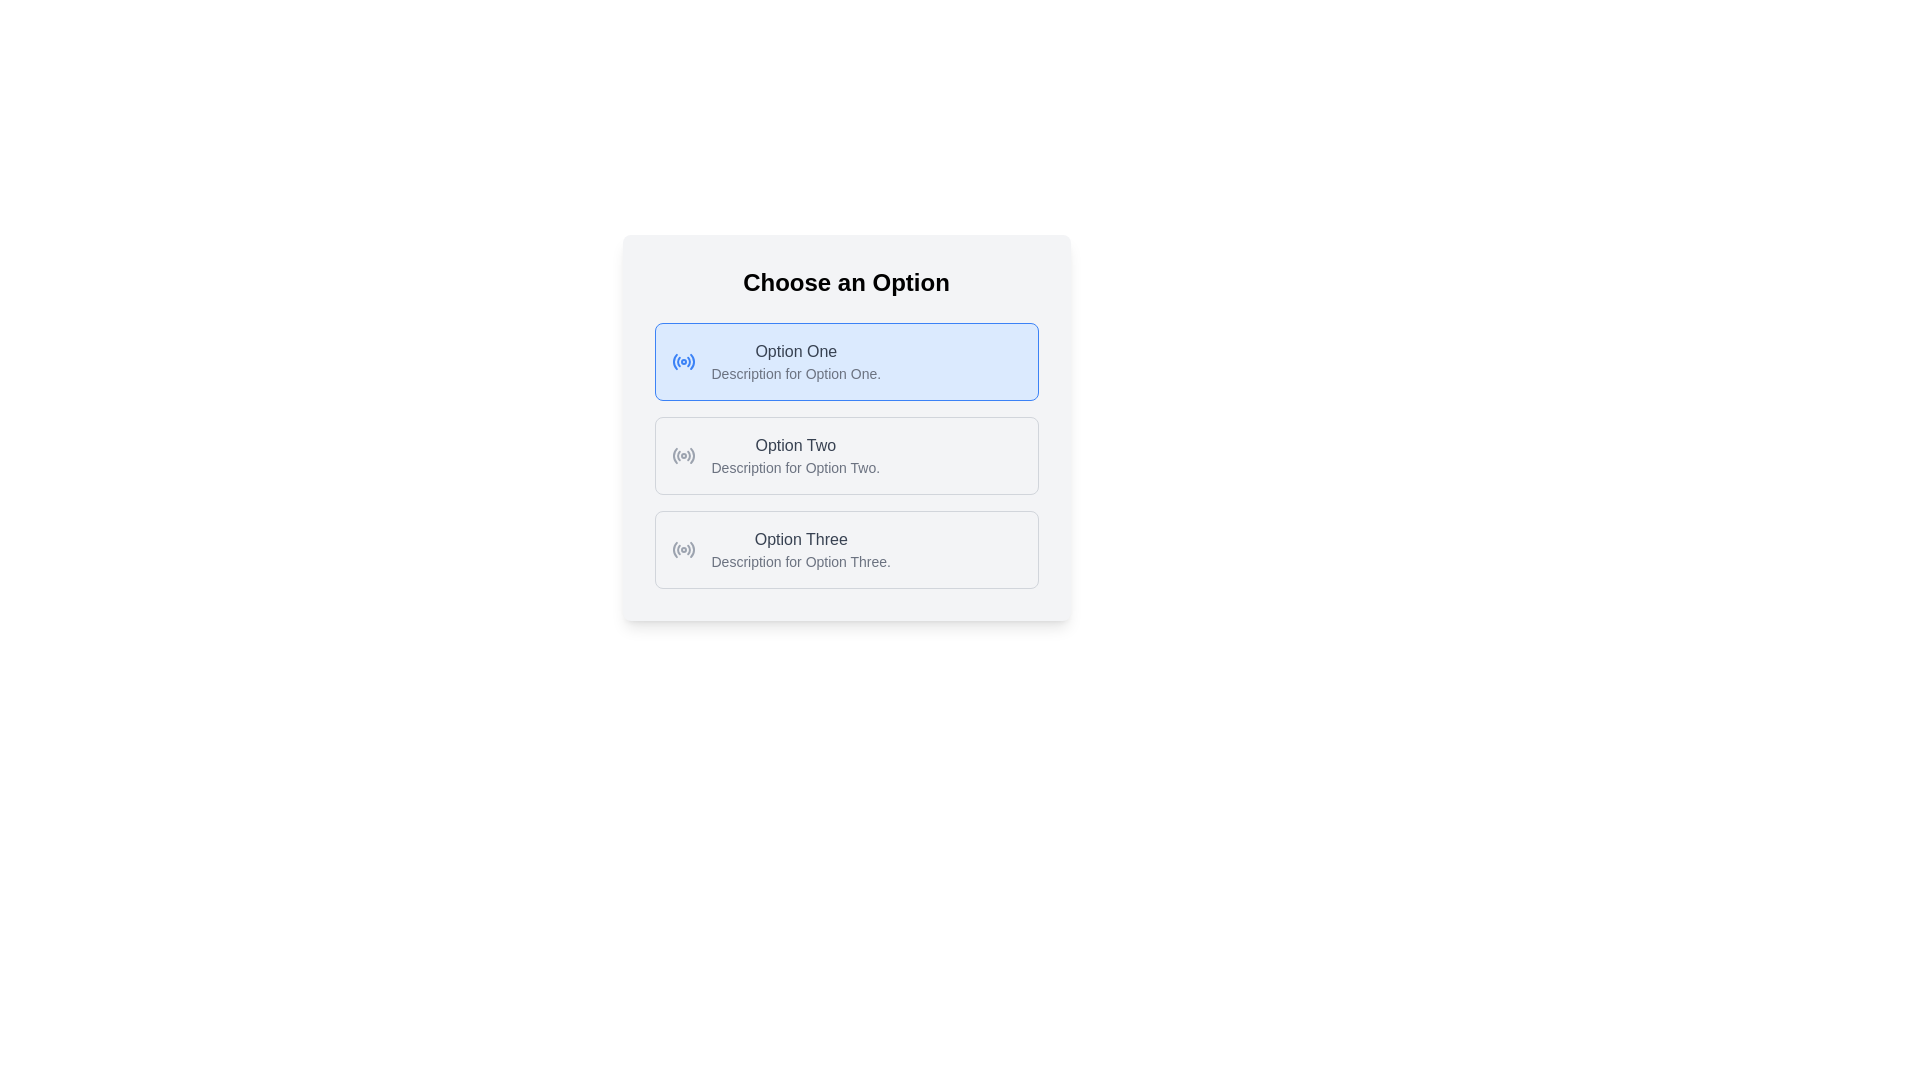  Describe the element at coordinates (795, 362) in the screenshot. I see `information displayed in the text block labeled 'Option One' and its description, which are centrally located within the blue-highlighted section of the selectable option card` at that location.